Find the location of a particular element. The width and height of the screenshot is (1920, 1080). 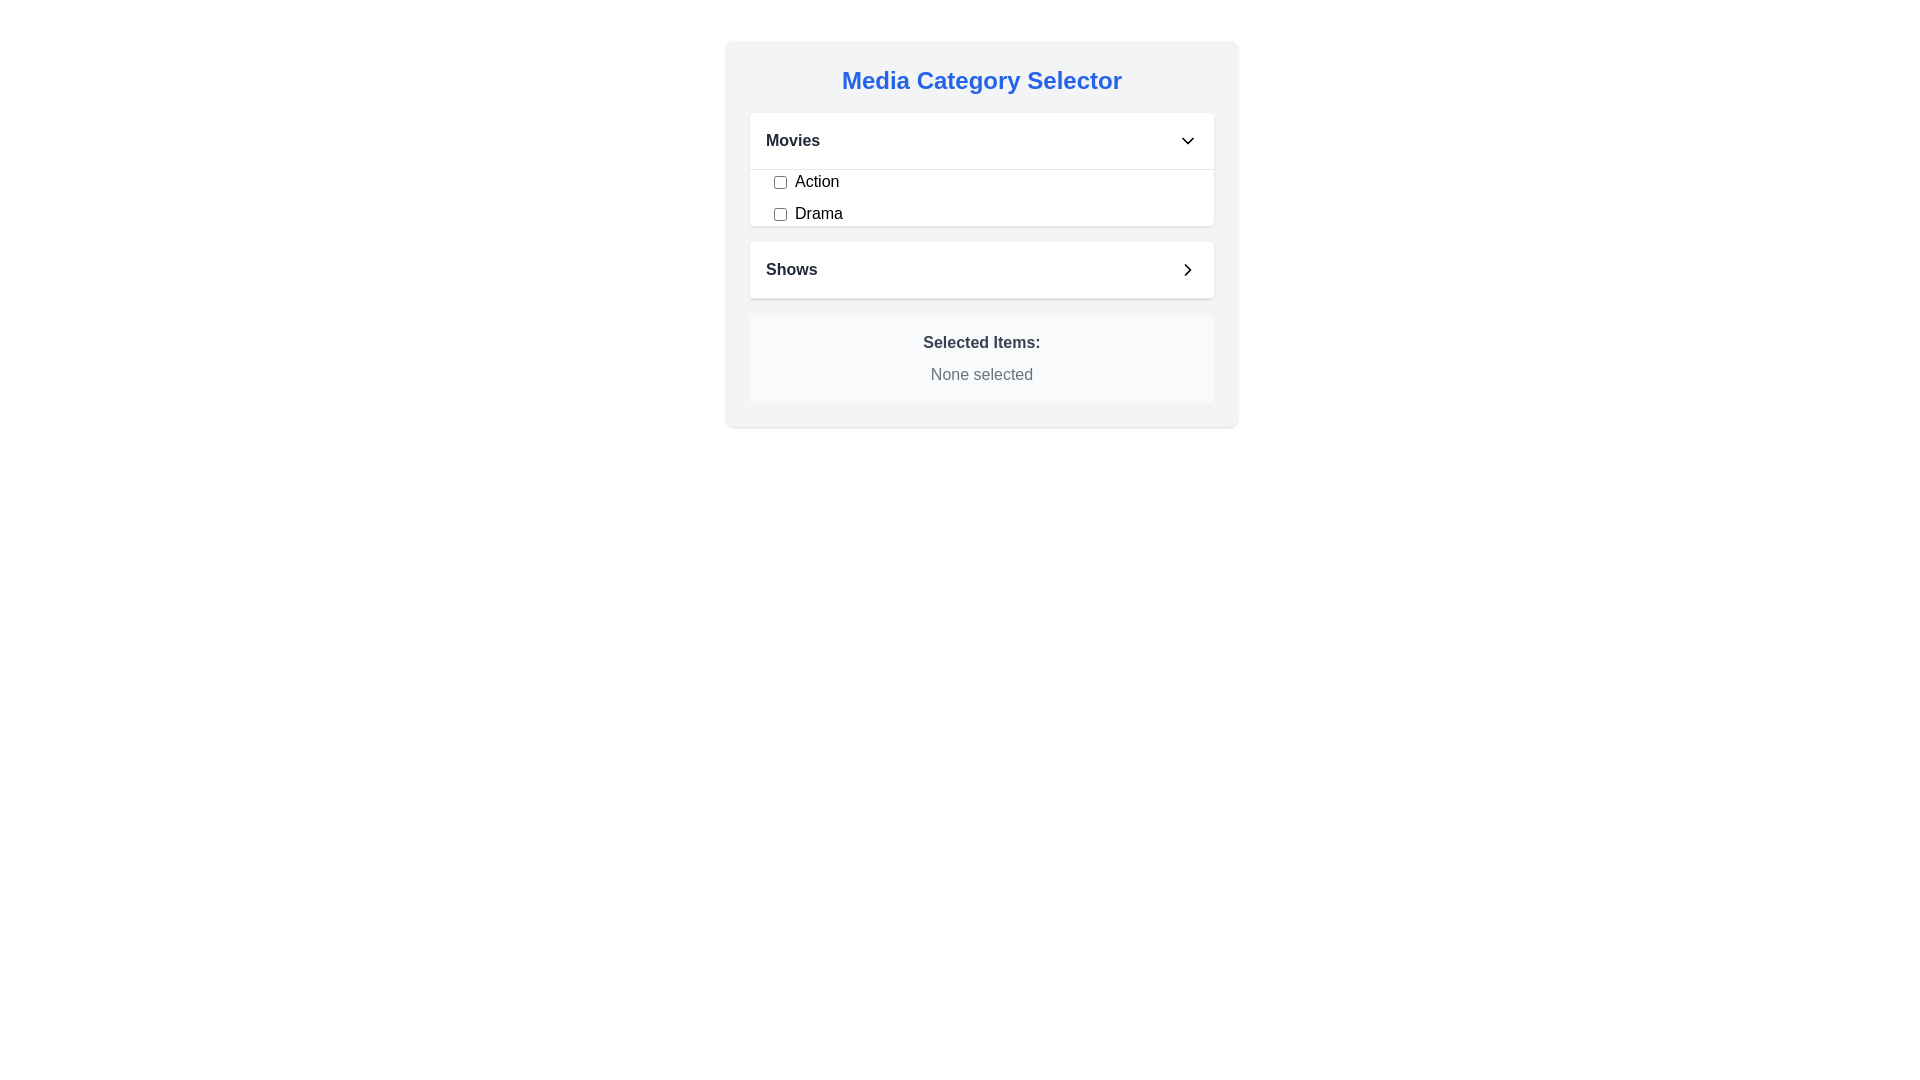

the chevron icon on the right edge of the 'Shows' dropdown header to interact with the dropdown functionality is located at coordinates (1188, 270).